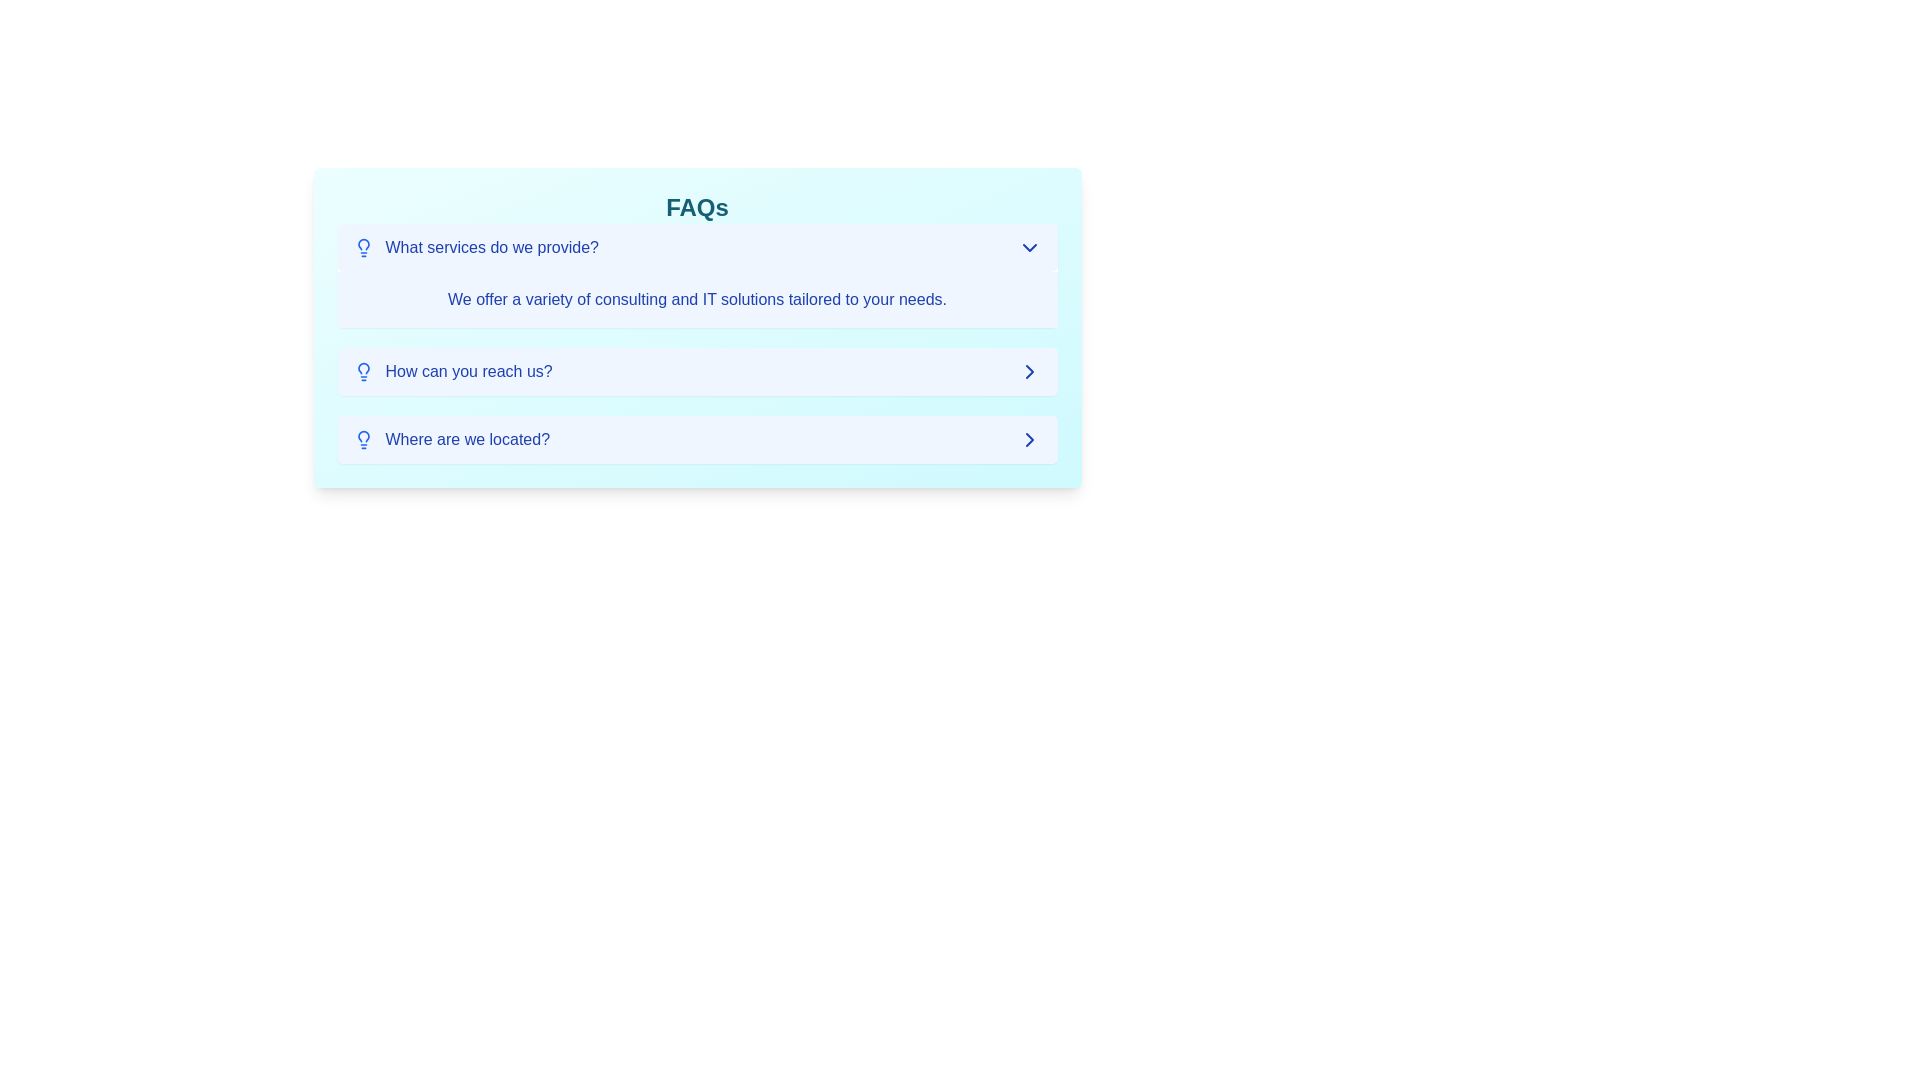 This screenshot has width=1920, height=1080. What do you see at coordinates (697, 300) in the screenshot?
I see `descriptive information provided in the static text content block located in the FAQ section below the question 'What services do we provide?'` at bounding box center [697, 300].